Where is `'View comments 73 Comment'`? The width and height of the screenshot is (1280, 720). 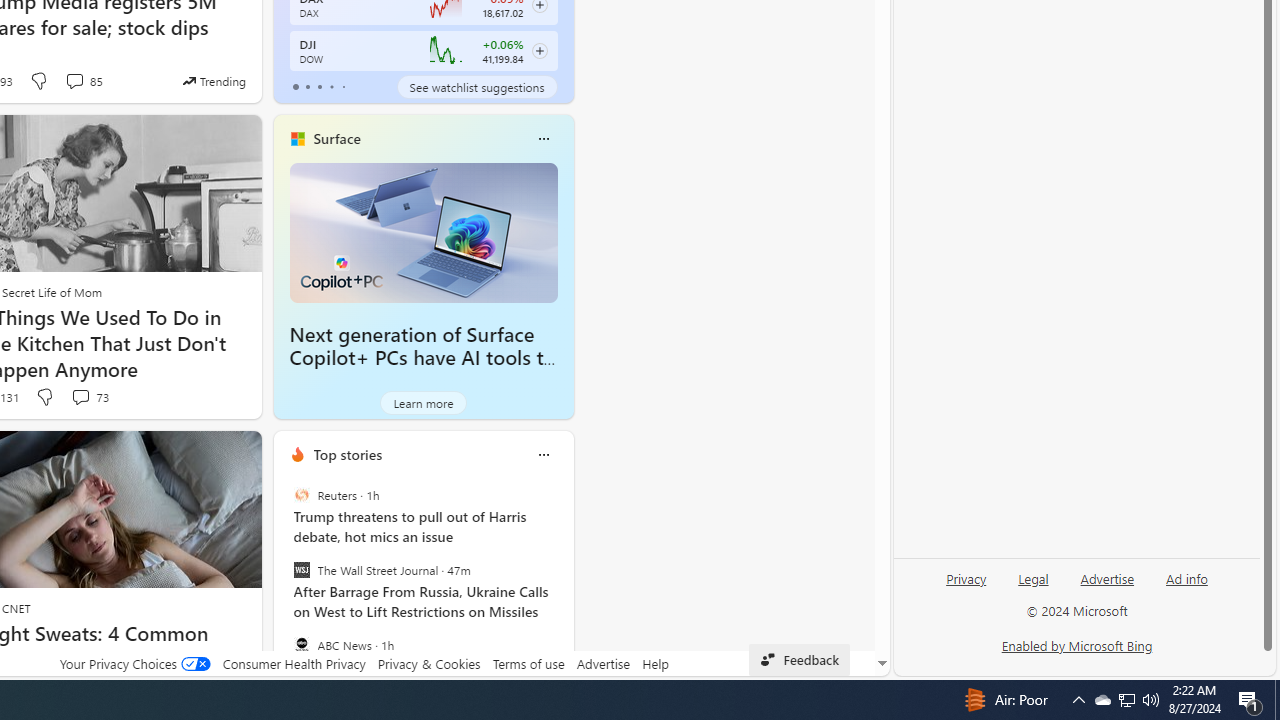
'View comments 73 Comment' is located at coordinates (87, 397).